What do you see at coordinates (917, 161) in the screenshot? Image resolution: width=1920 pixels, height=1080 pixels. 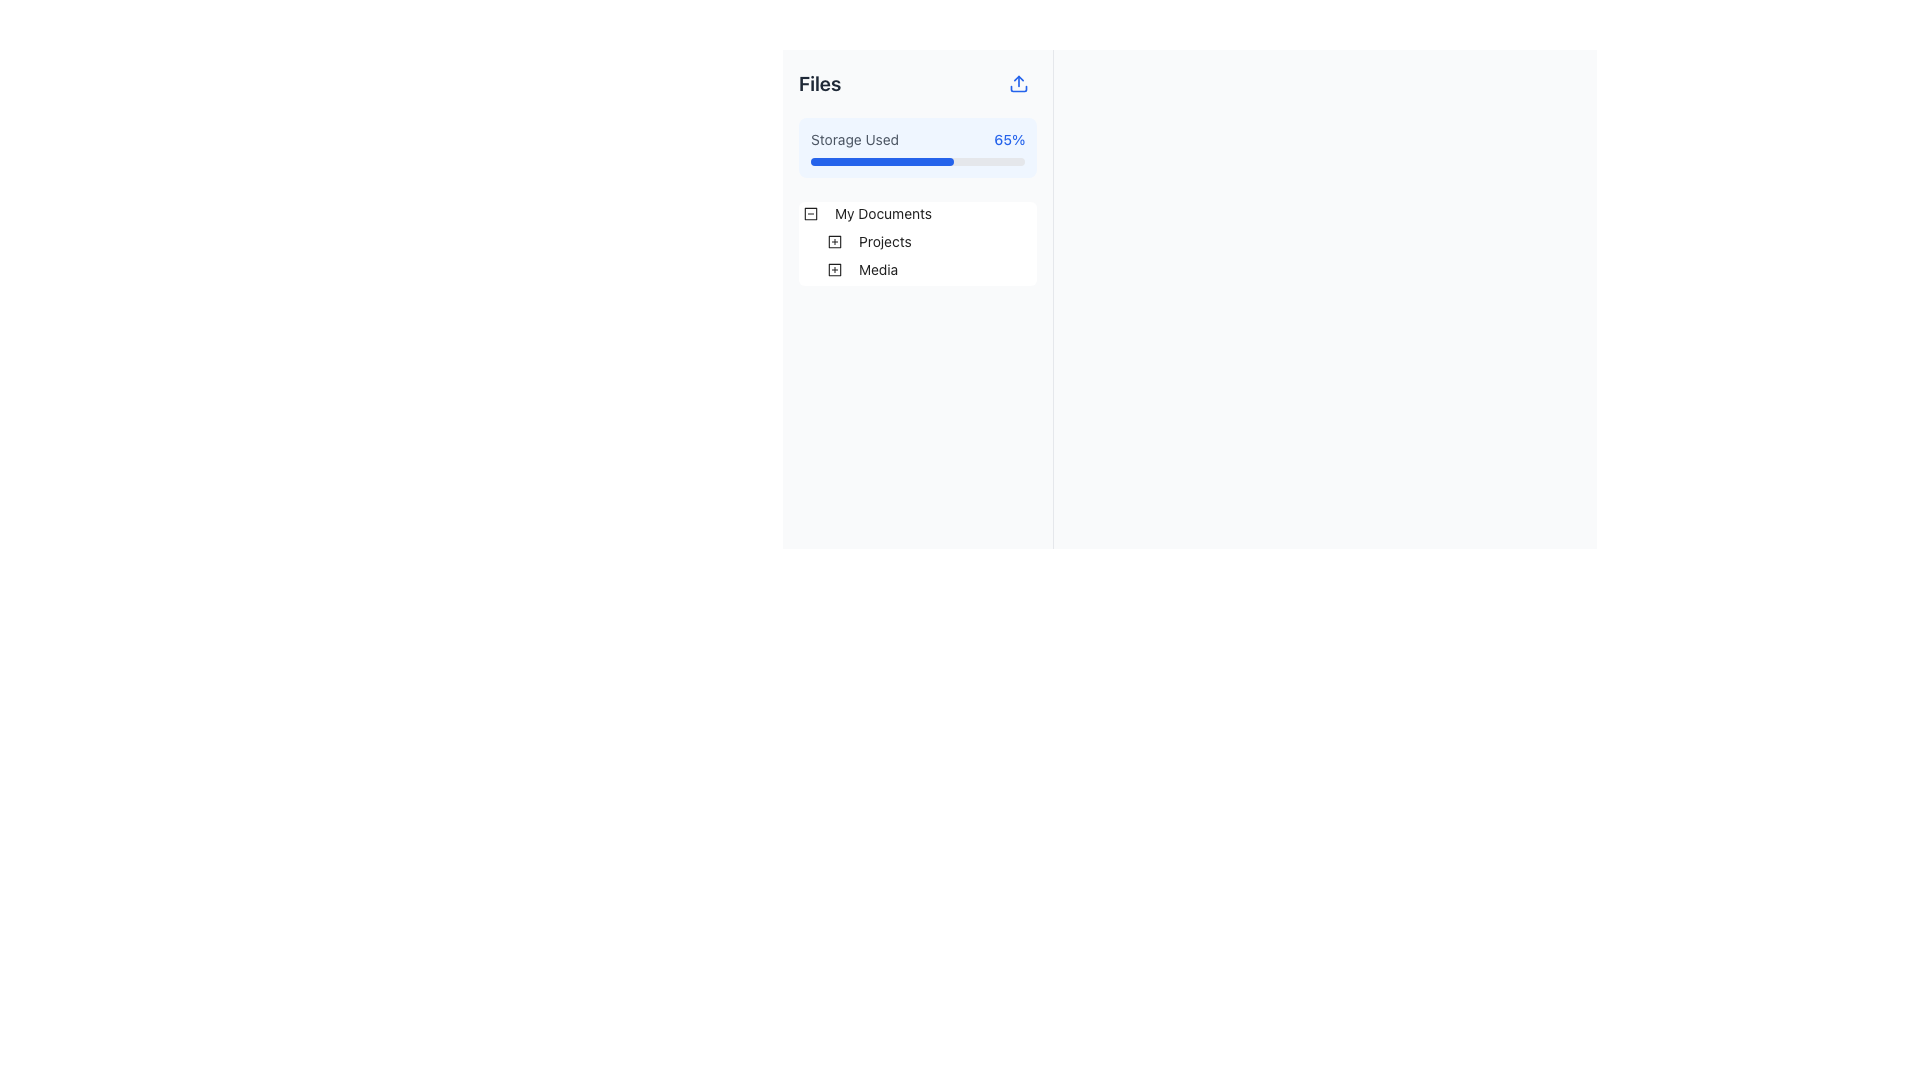 I see `the Progress bar that visually represents the percentage of storage used, located below the text 'Storage Used' and '65%' within the storage usage information card` at bounding box center [917, 161].